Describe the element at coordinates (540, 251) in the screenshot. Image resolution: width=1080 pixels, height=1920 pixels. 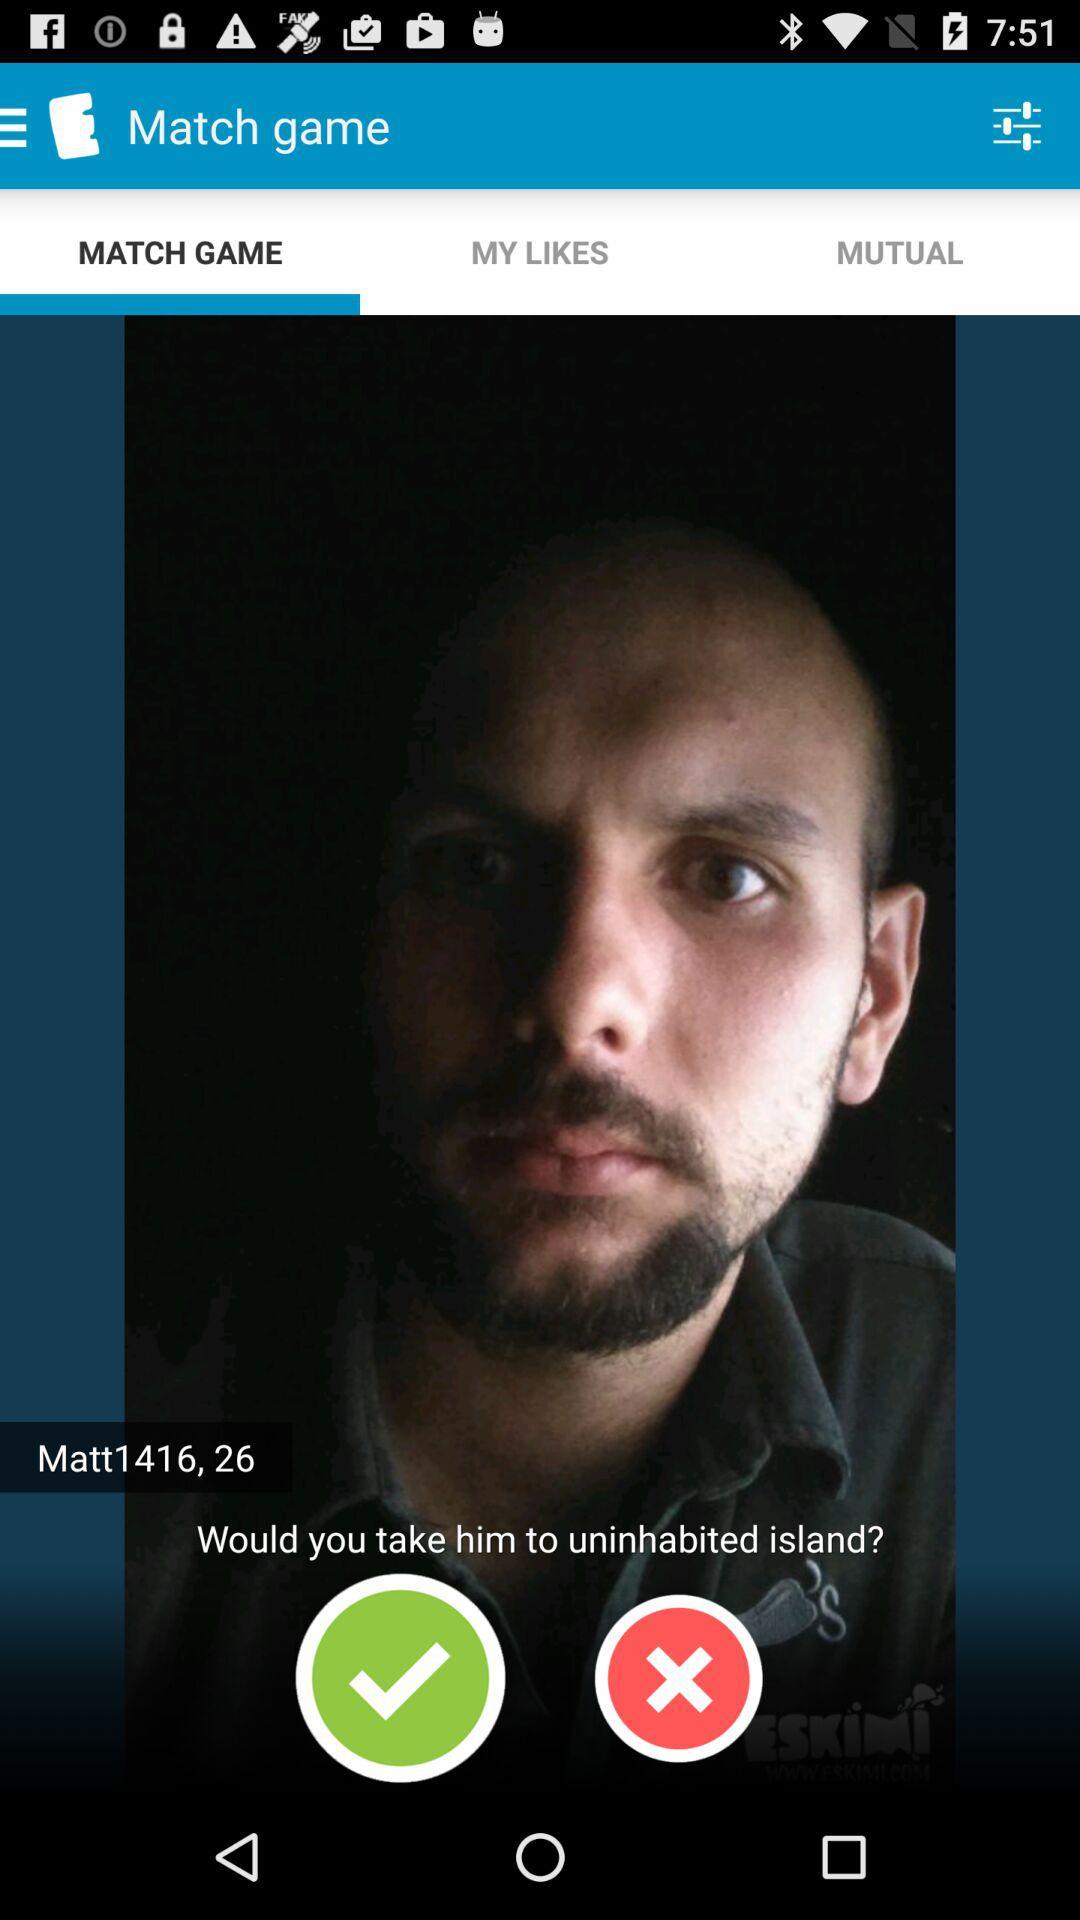
I see `item to the left of the mutual icon` at that location.